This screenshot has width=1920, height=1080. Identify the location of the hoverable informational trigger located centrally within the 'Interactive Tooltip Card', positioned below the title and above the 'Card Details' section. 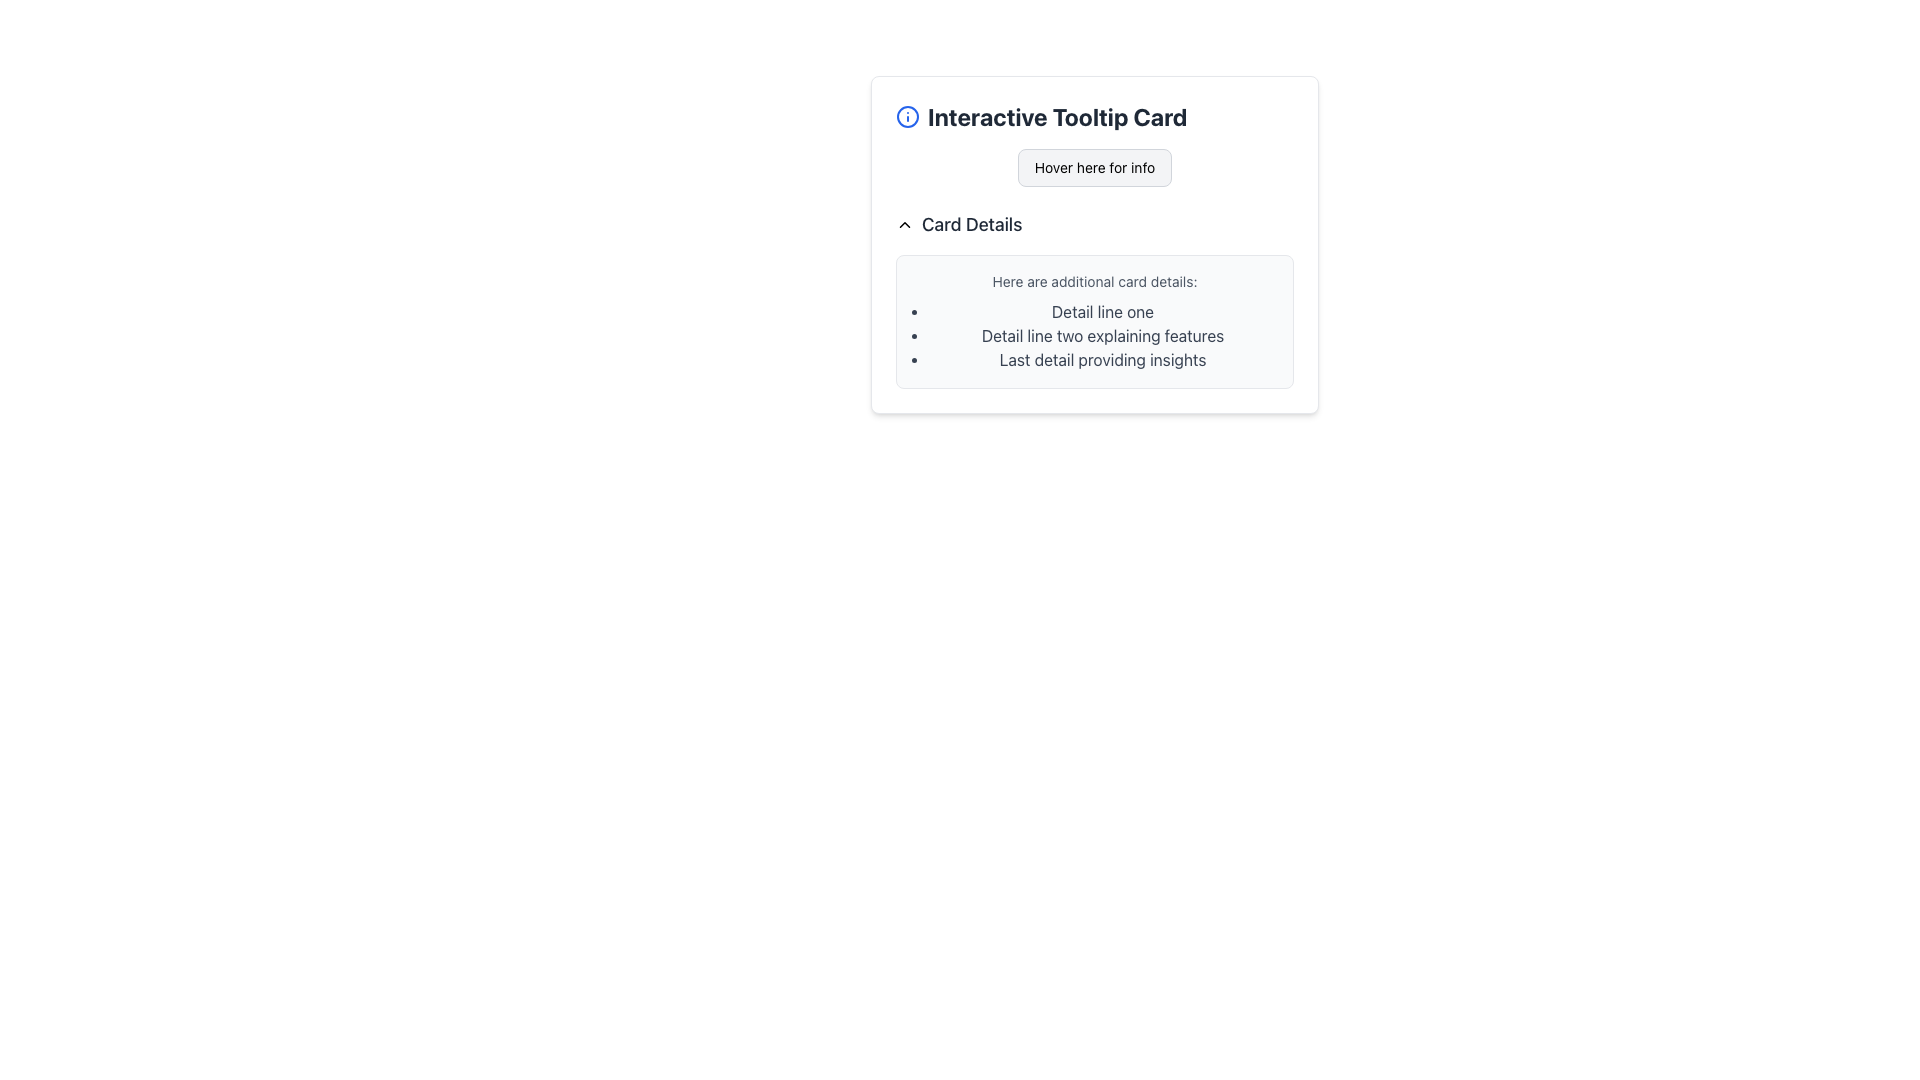
(1093, 167).